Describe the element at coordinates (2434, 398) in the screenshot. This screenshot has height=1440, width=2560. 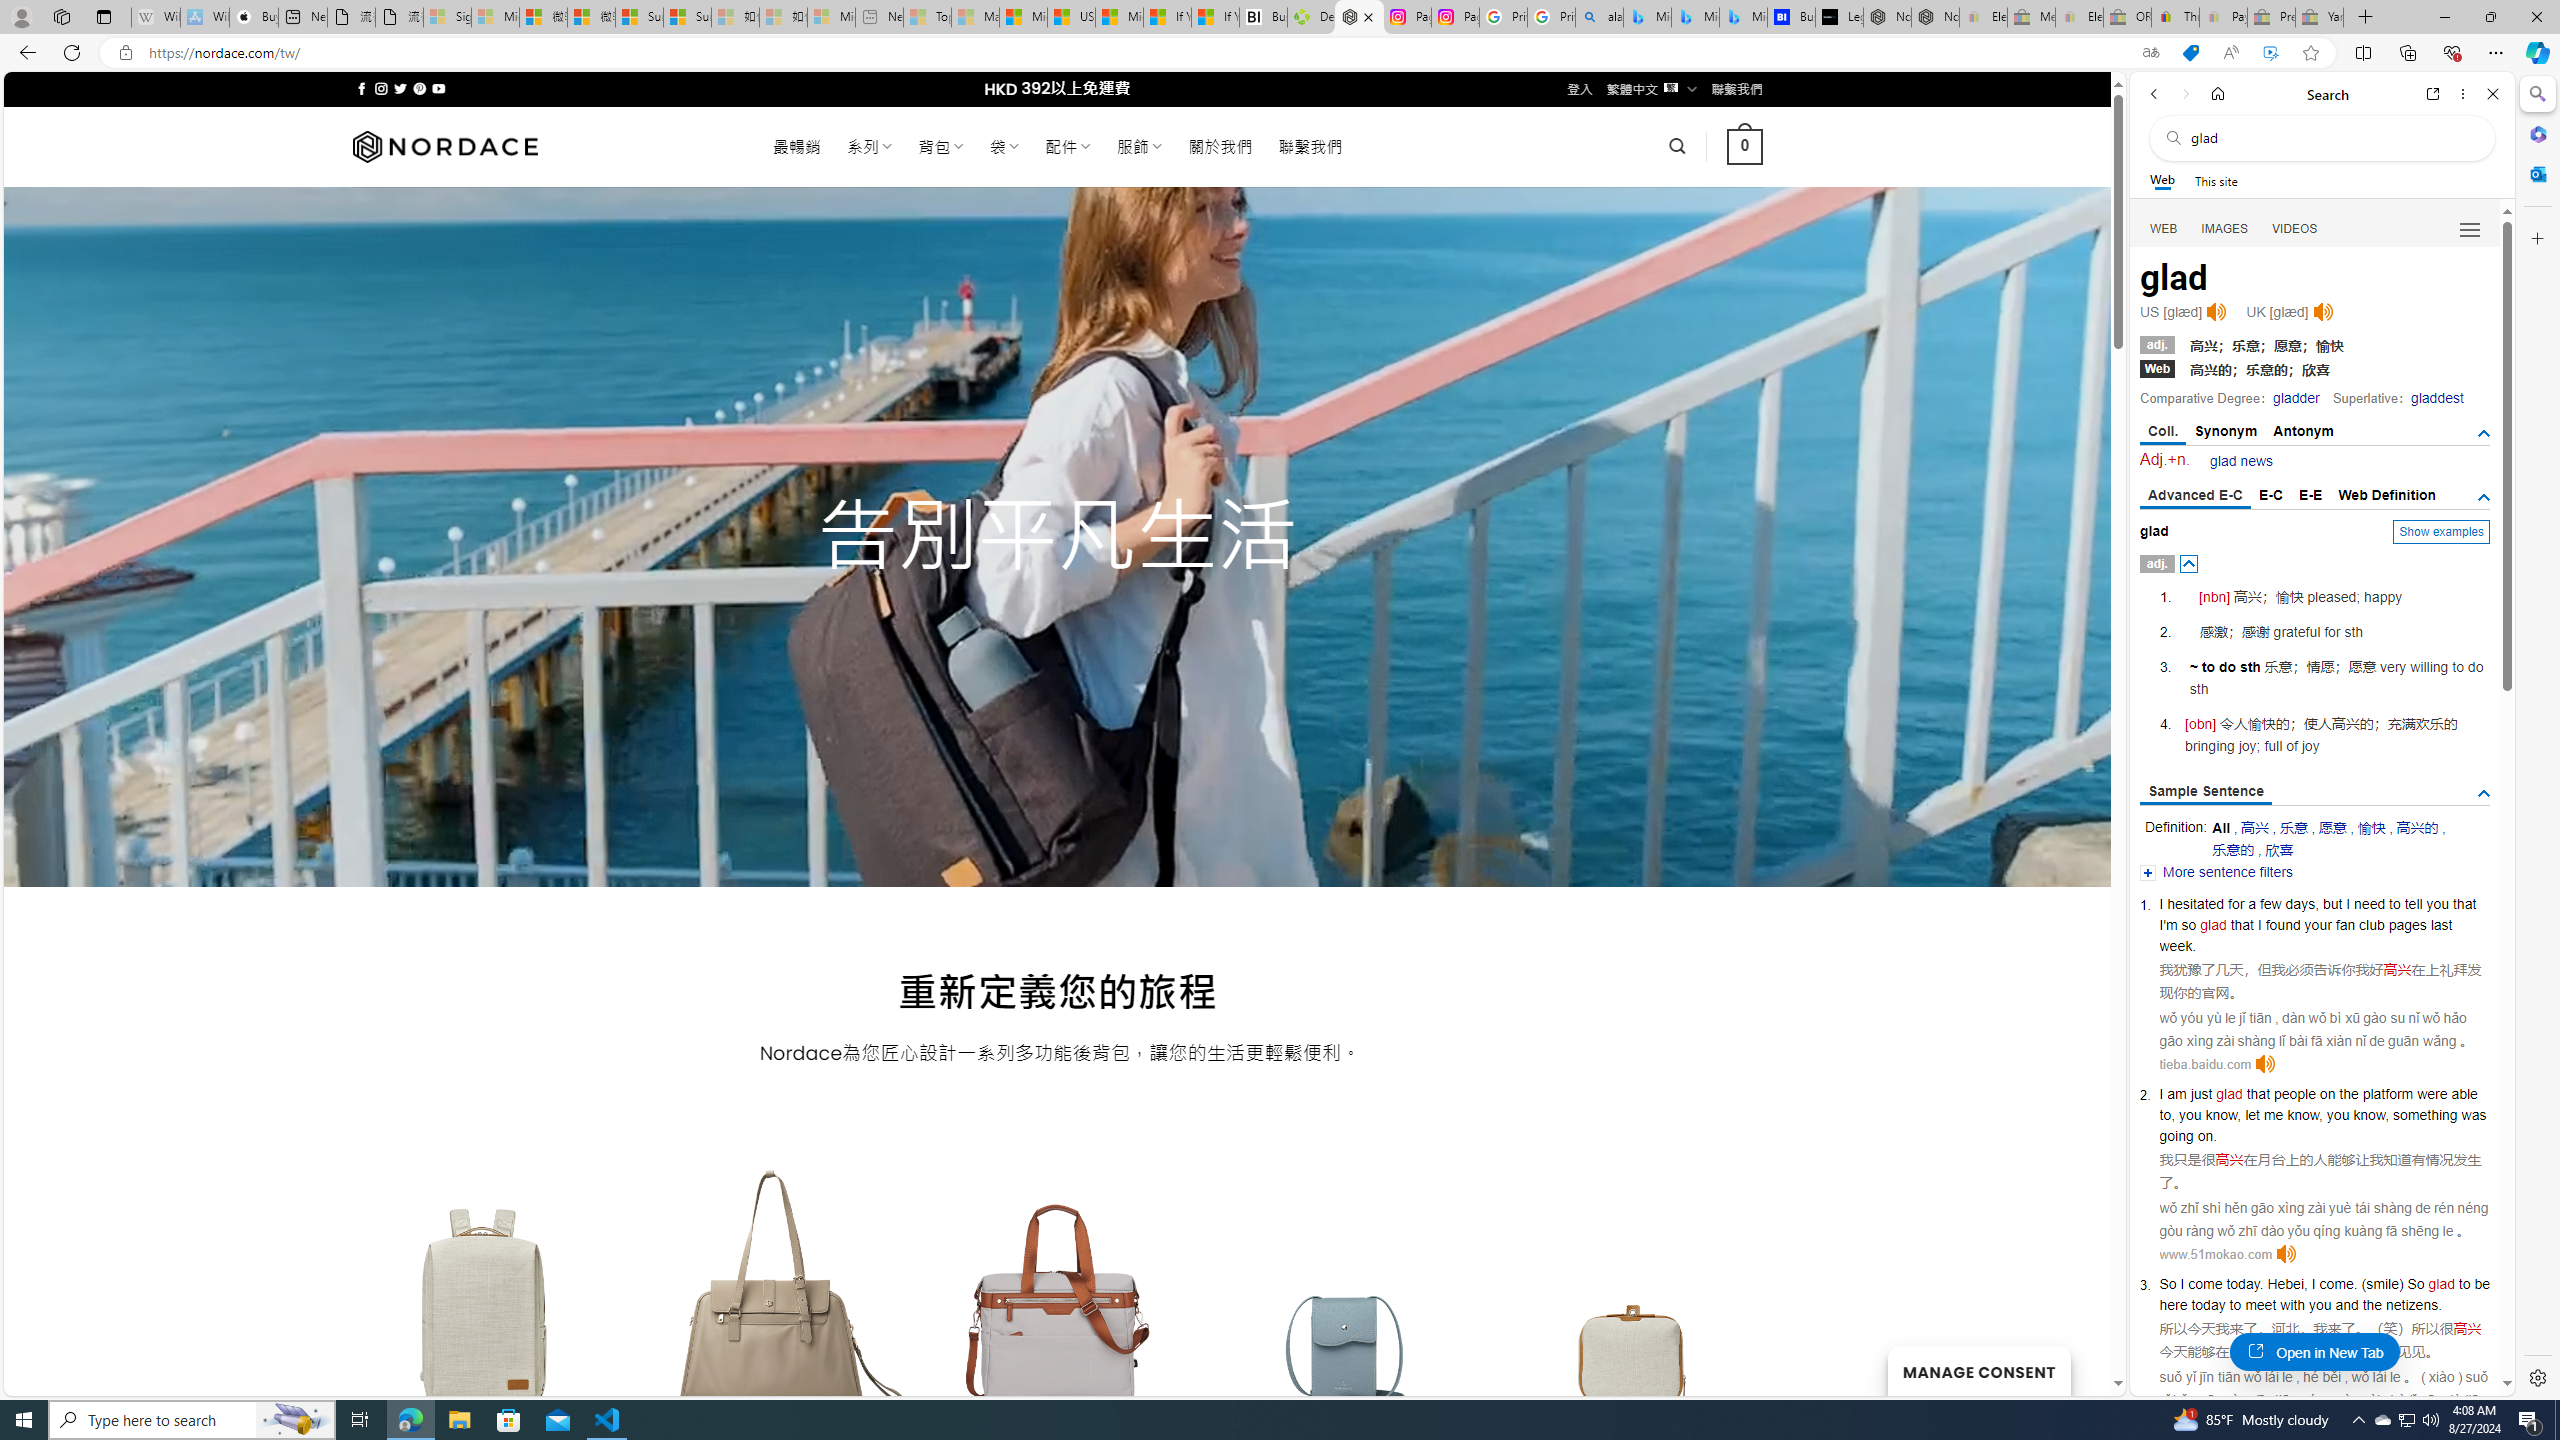
I see `'gladdest'` at that location.